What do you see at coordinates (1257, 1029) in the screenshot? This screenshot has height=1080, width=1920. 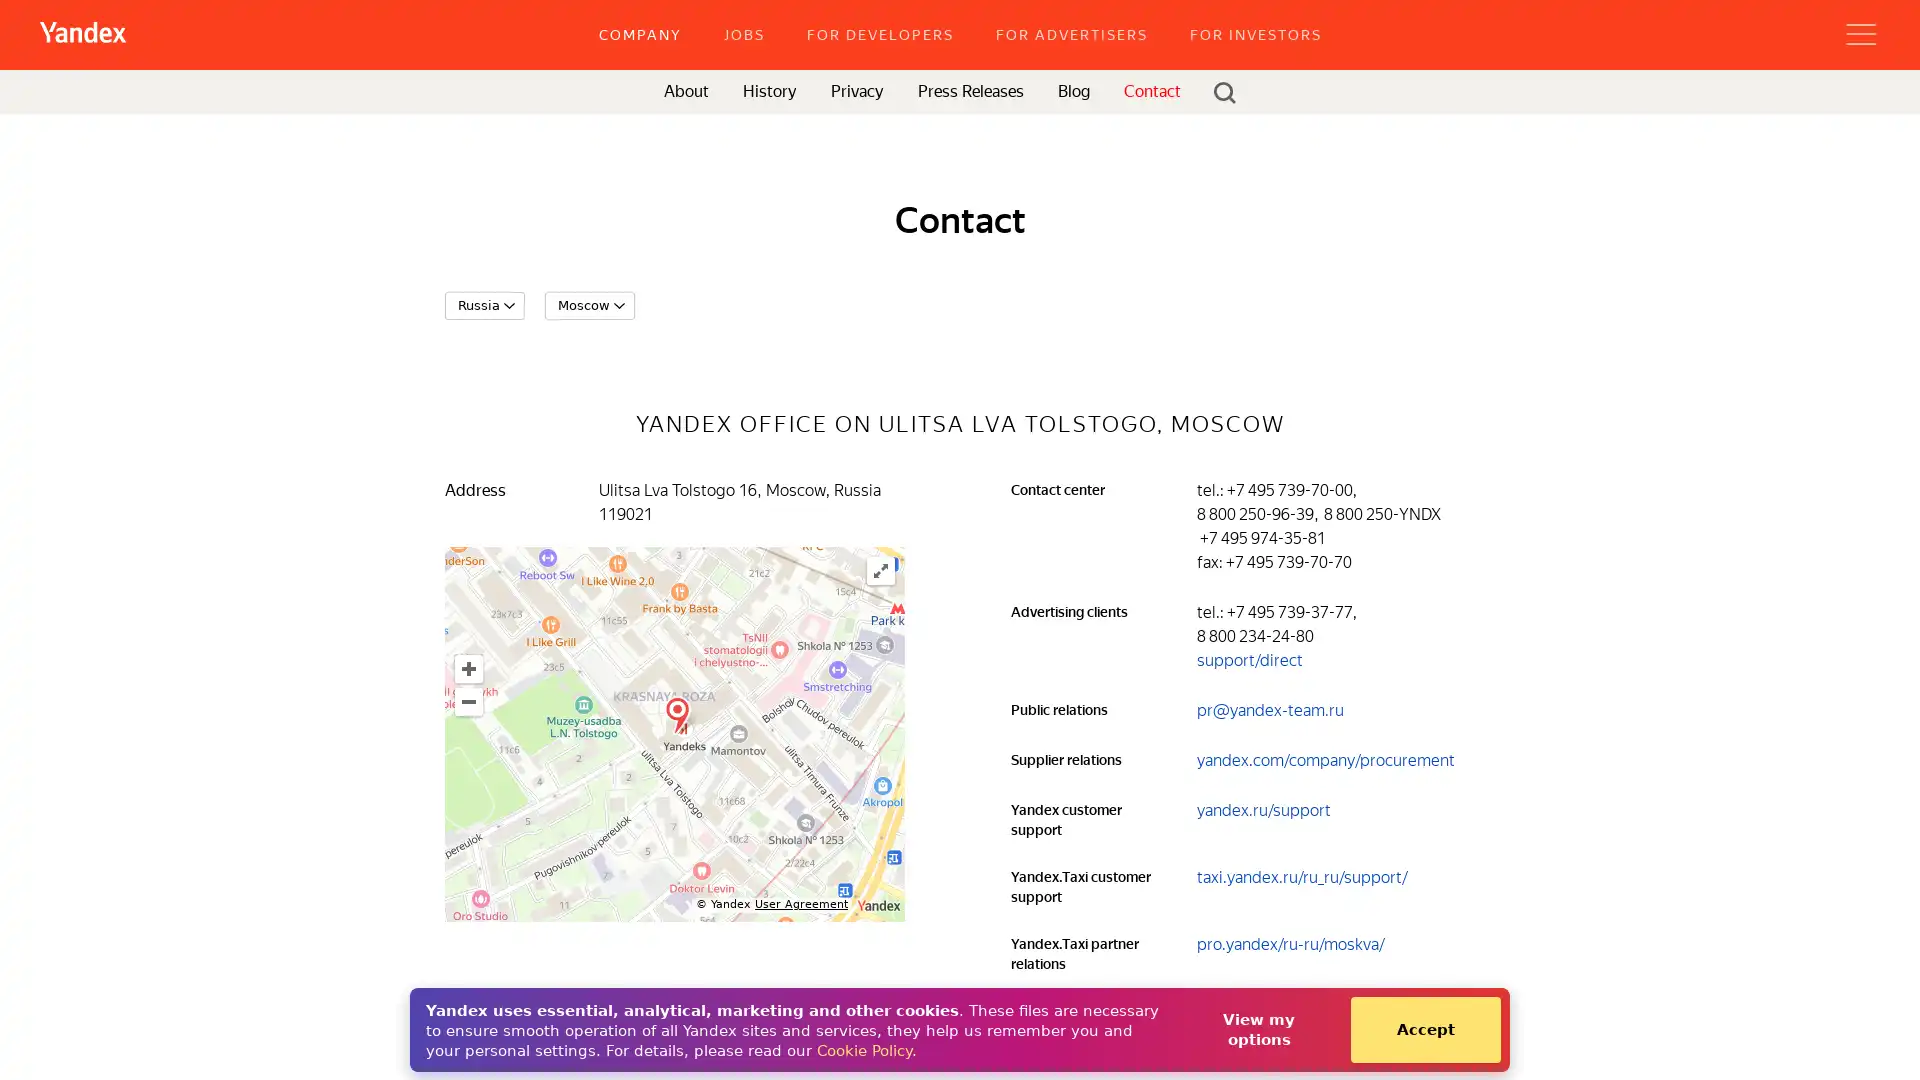 I see `View my options` at bounding box center [1257, 1029].